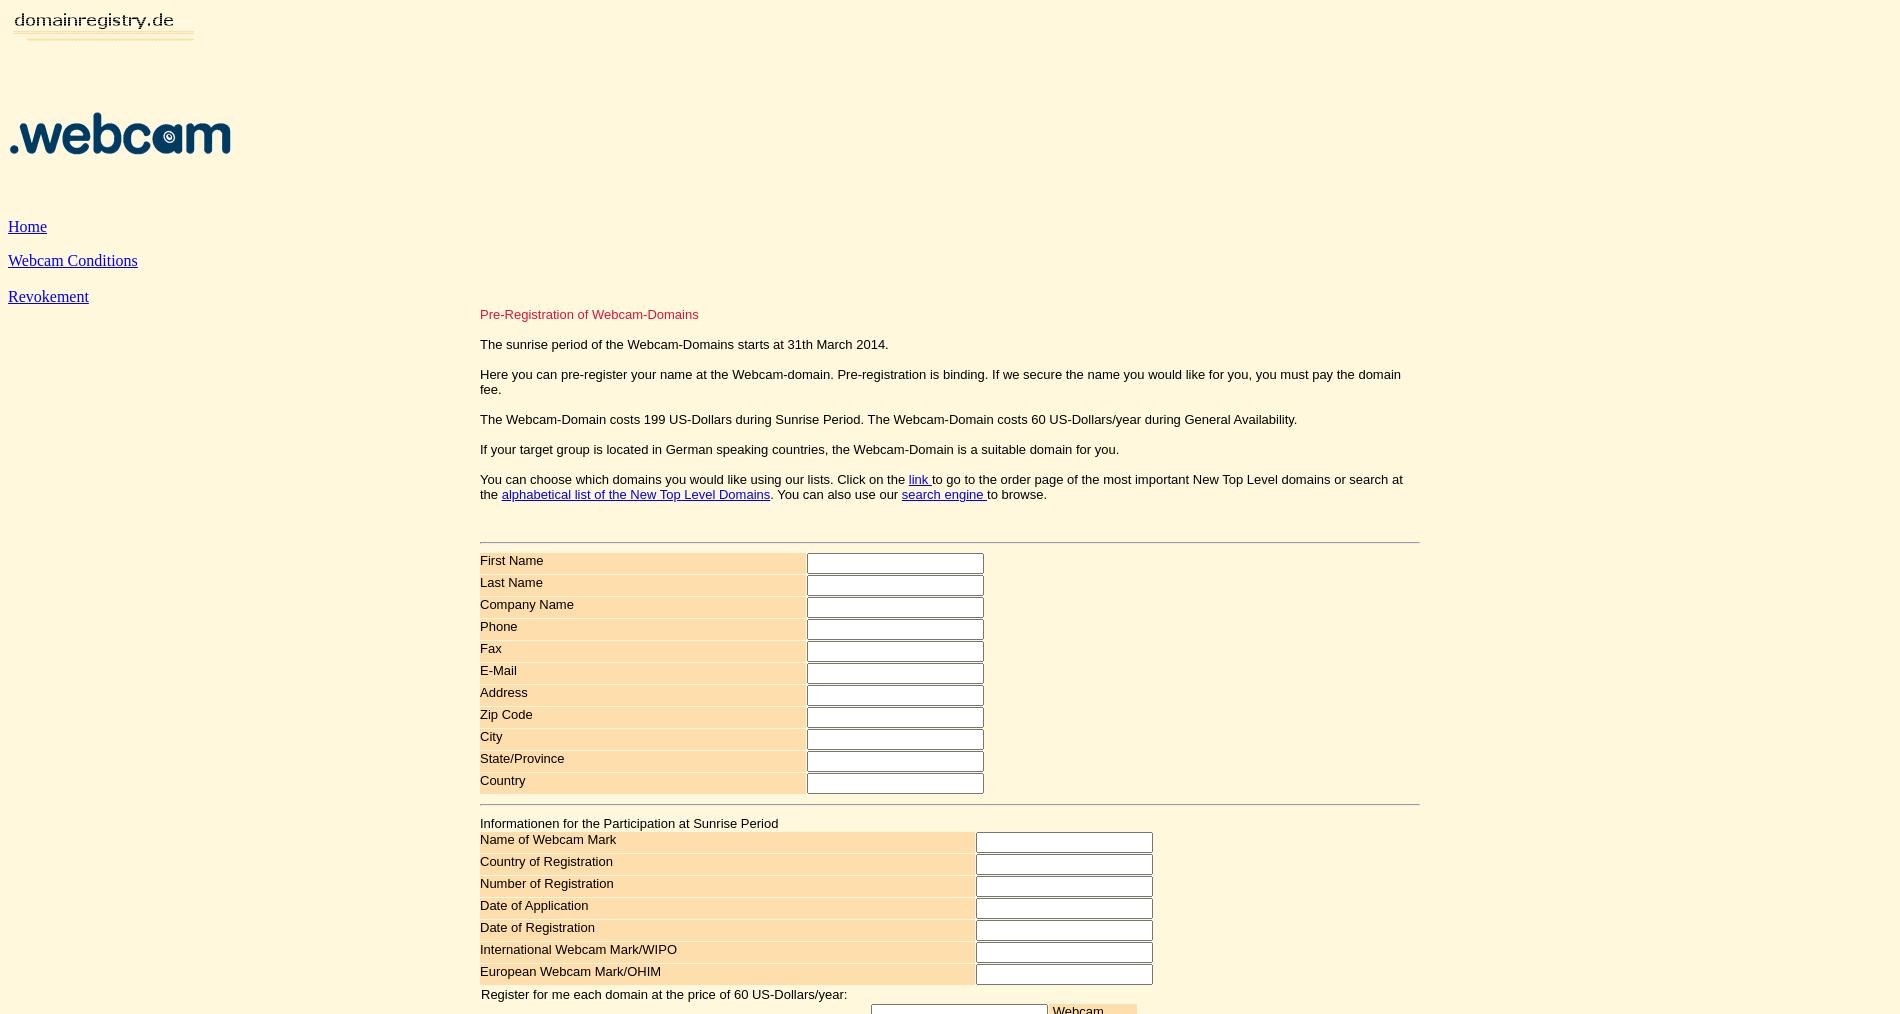 The height and width of the screenshot is (1014, 1900). I want to click on 'European Webcam  Mark/OHIM', so click(570, 971).